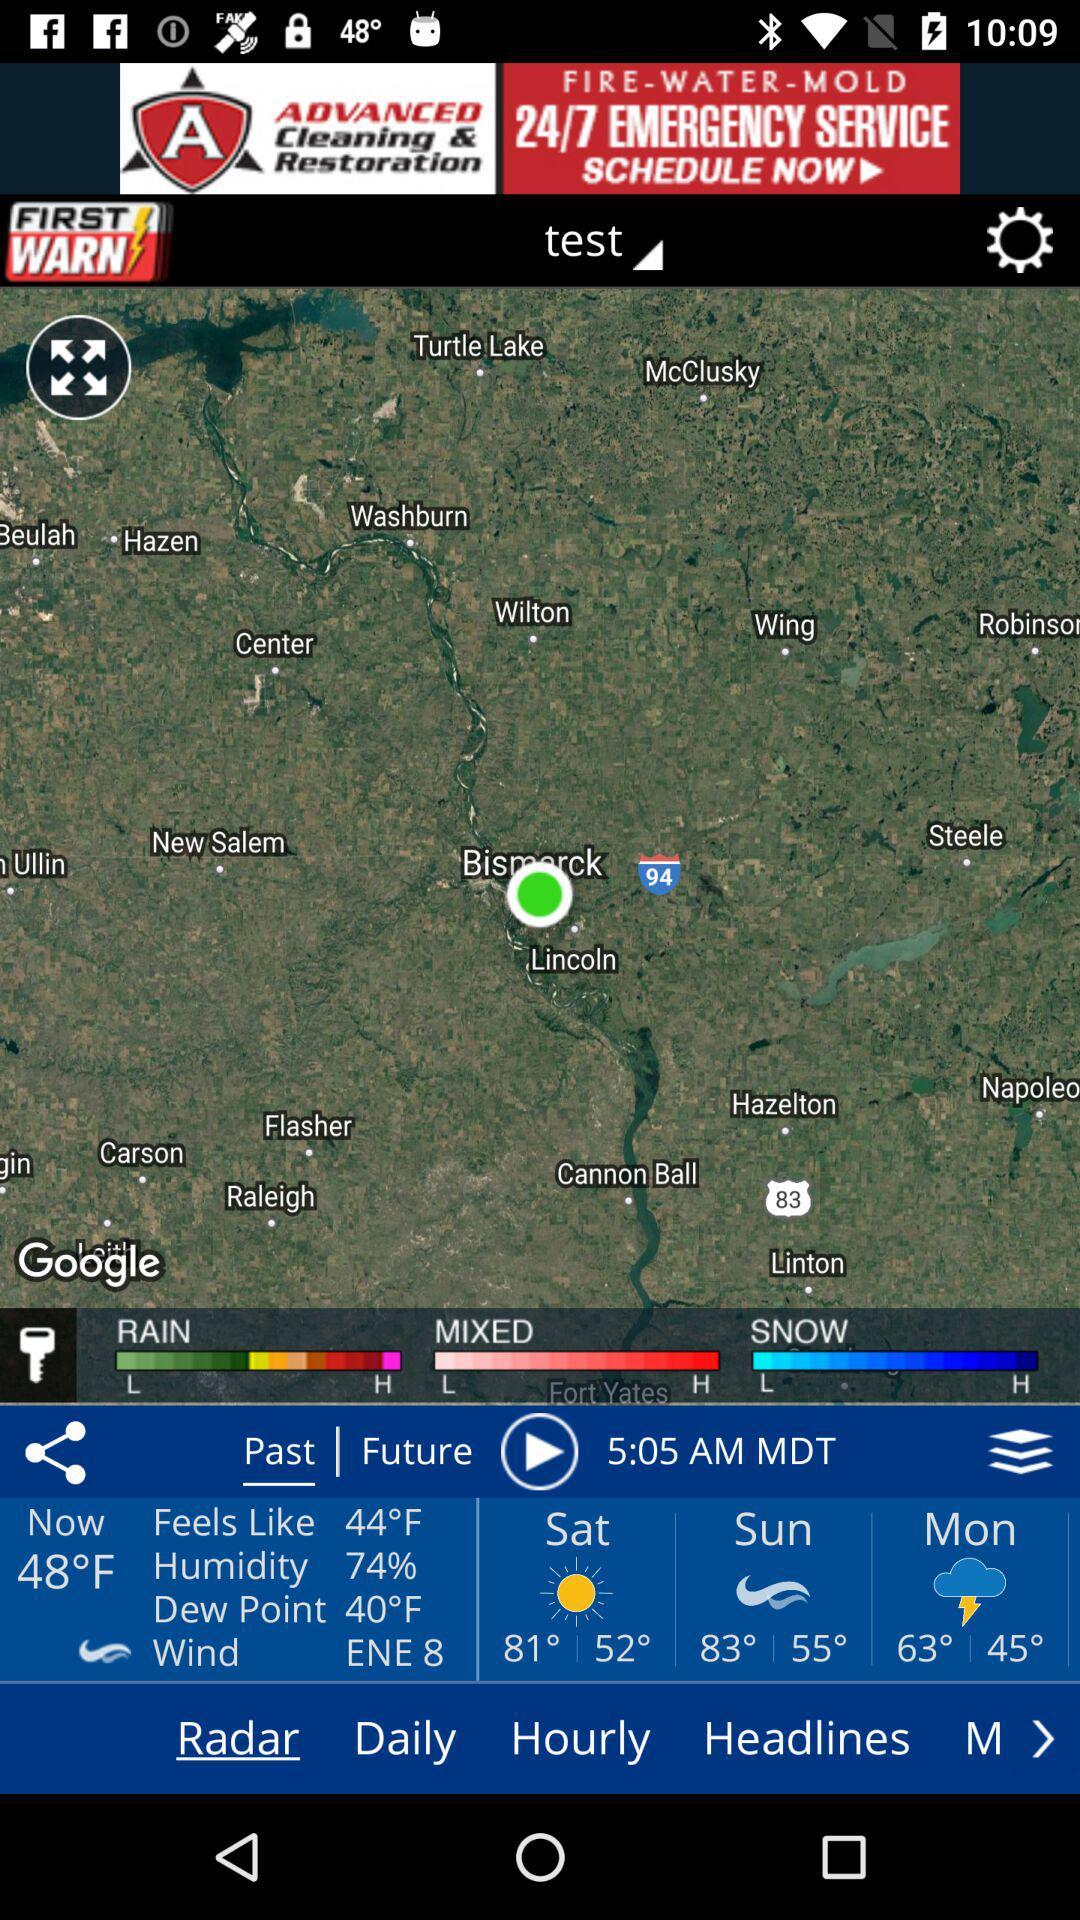 The width and height of the screenshot is (1080, 1920). Describe the element at coordinates (538, 1451) in the screenshot. I see `item next to the 5 05 am icon` at that location.